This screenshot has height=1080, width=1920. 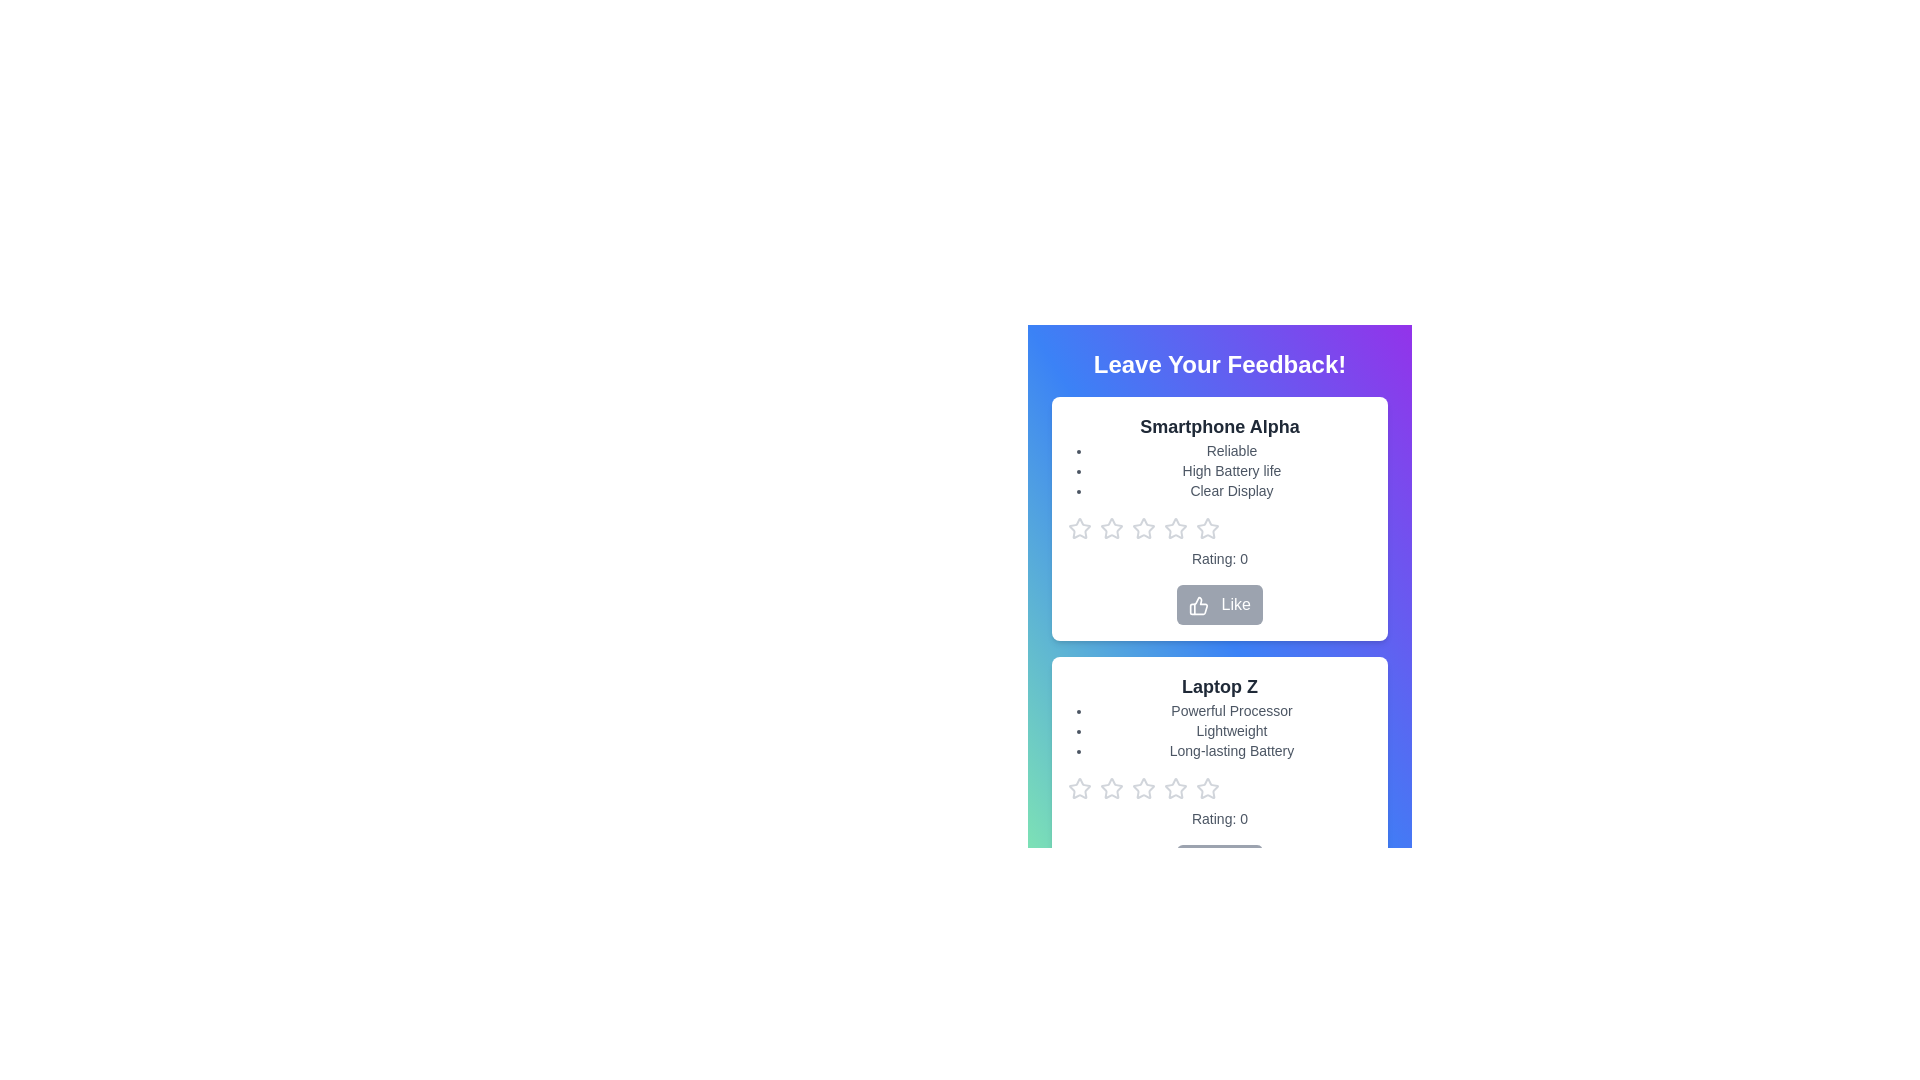 What do you see at coordinates (1143, 787) in the screenshot?
I see `the second star in the rating widget below the 'Laptop Z' product description` at bounding box center [1143, 787].